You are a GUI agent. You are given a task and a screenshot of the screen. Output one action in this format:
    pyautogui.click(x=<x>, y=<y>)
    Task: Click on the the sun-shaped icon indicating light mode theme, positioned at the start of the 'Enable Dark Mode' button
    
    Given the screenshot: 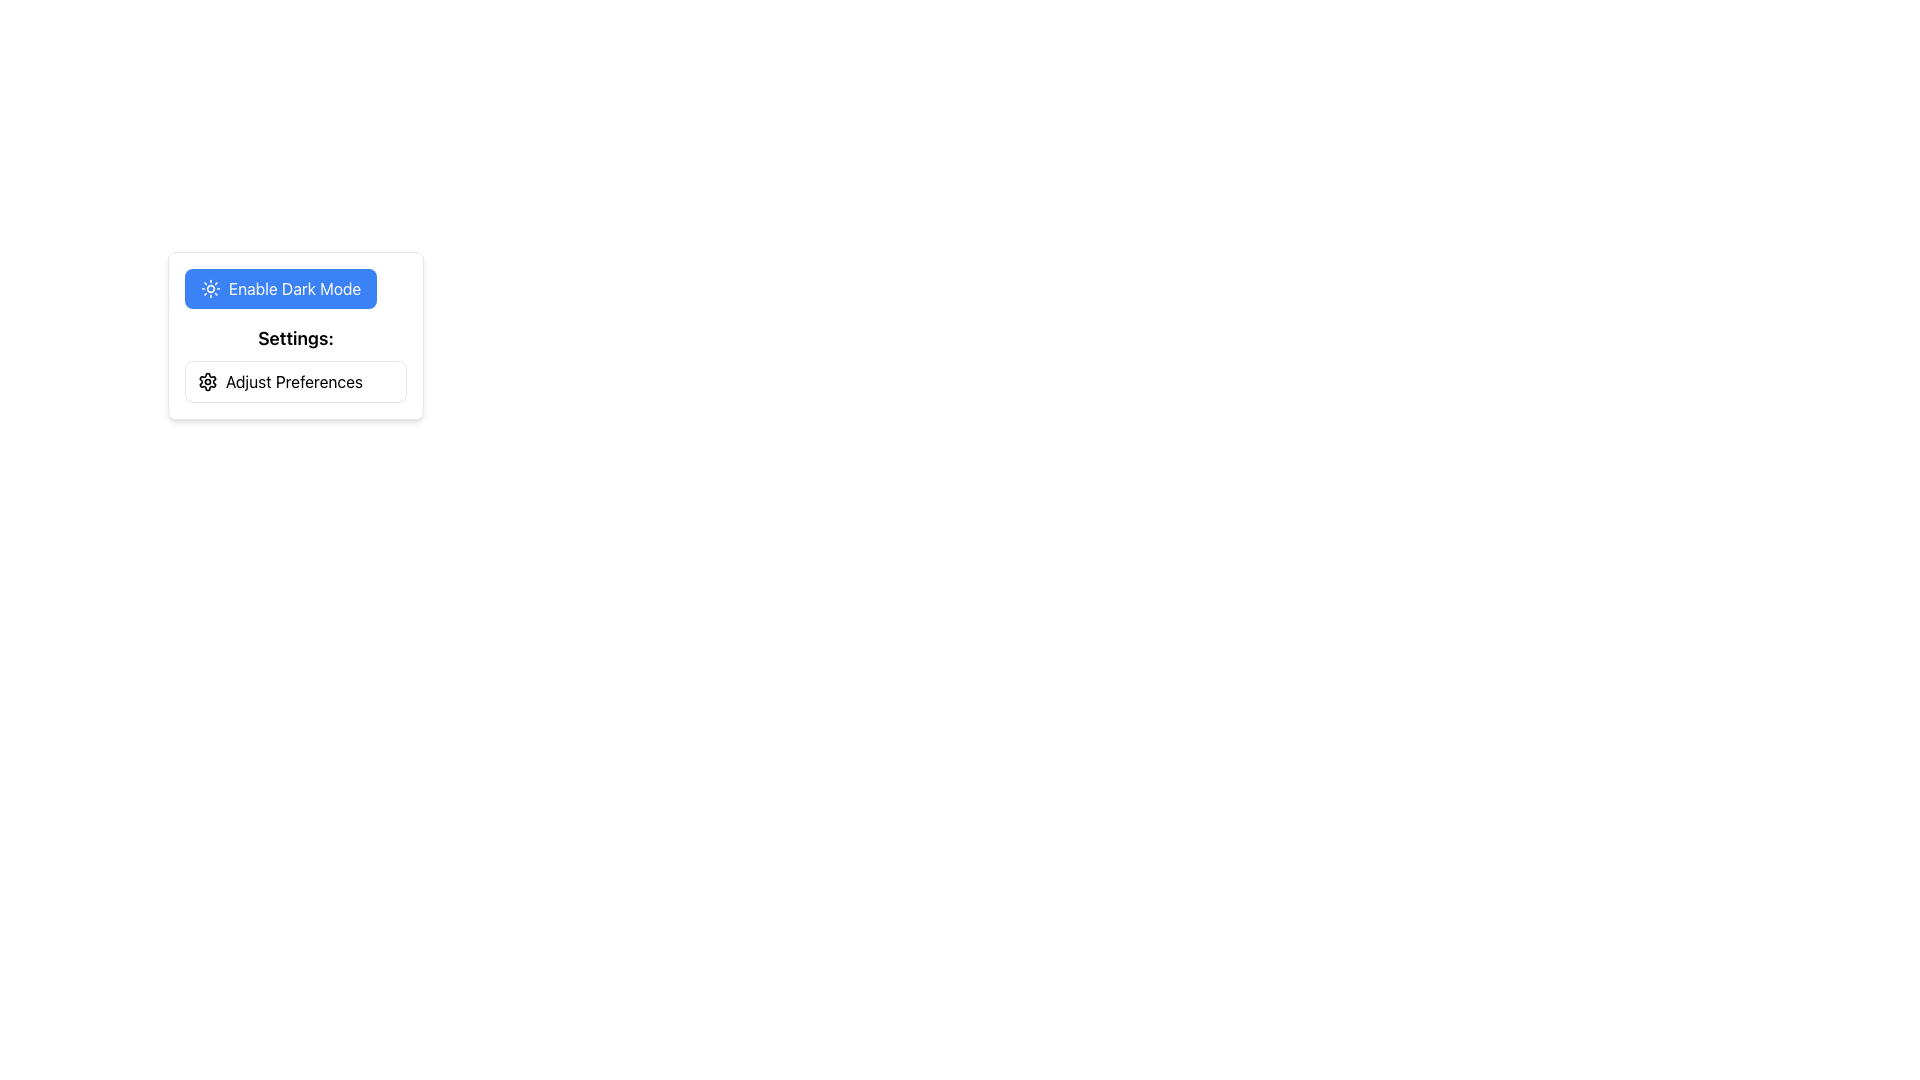 What is the action you would take?
    pyautogui.click(x=211, y=289)
    